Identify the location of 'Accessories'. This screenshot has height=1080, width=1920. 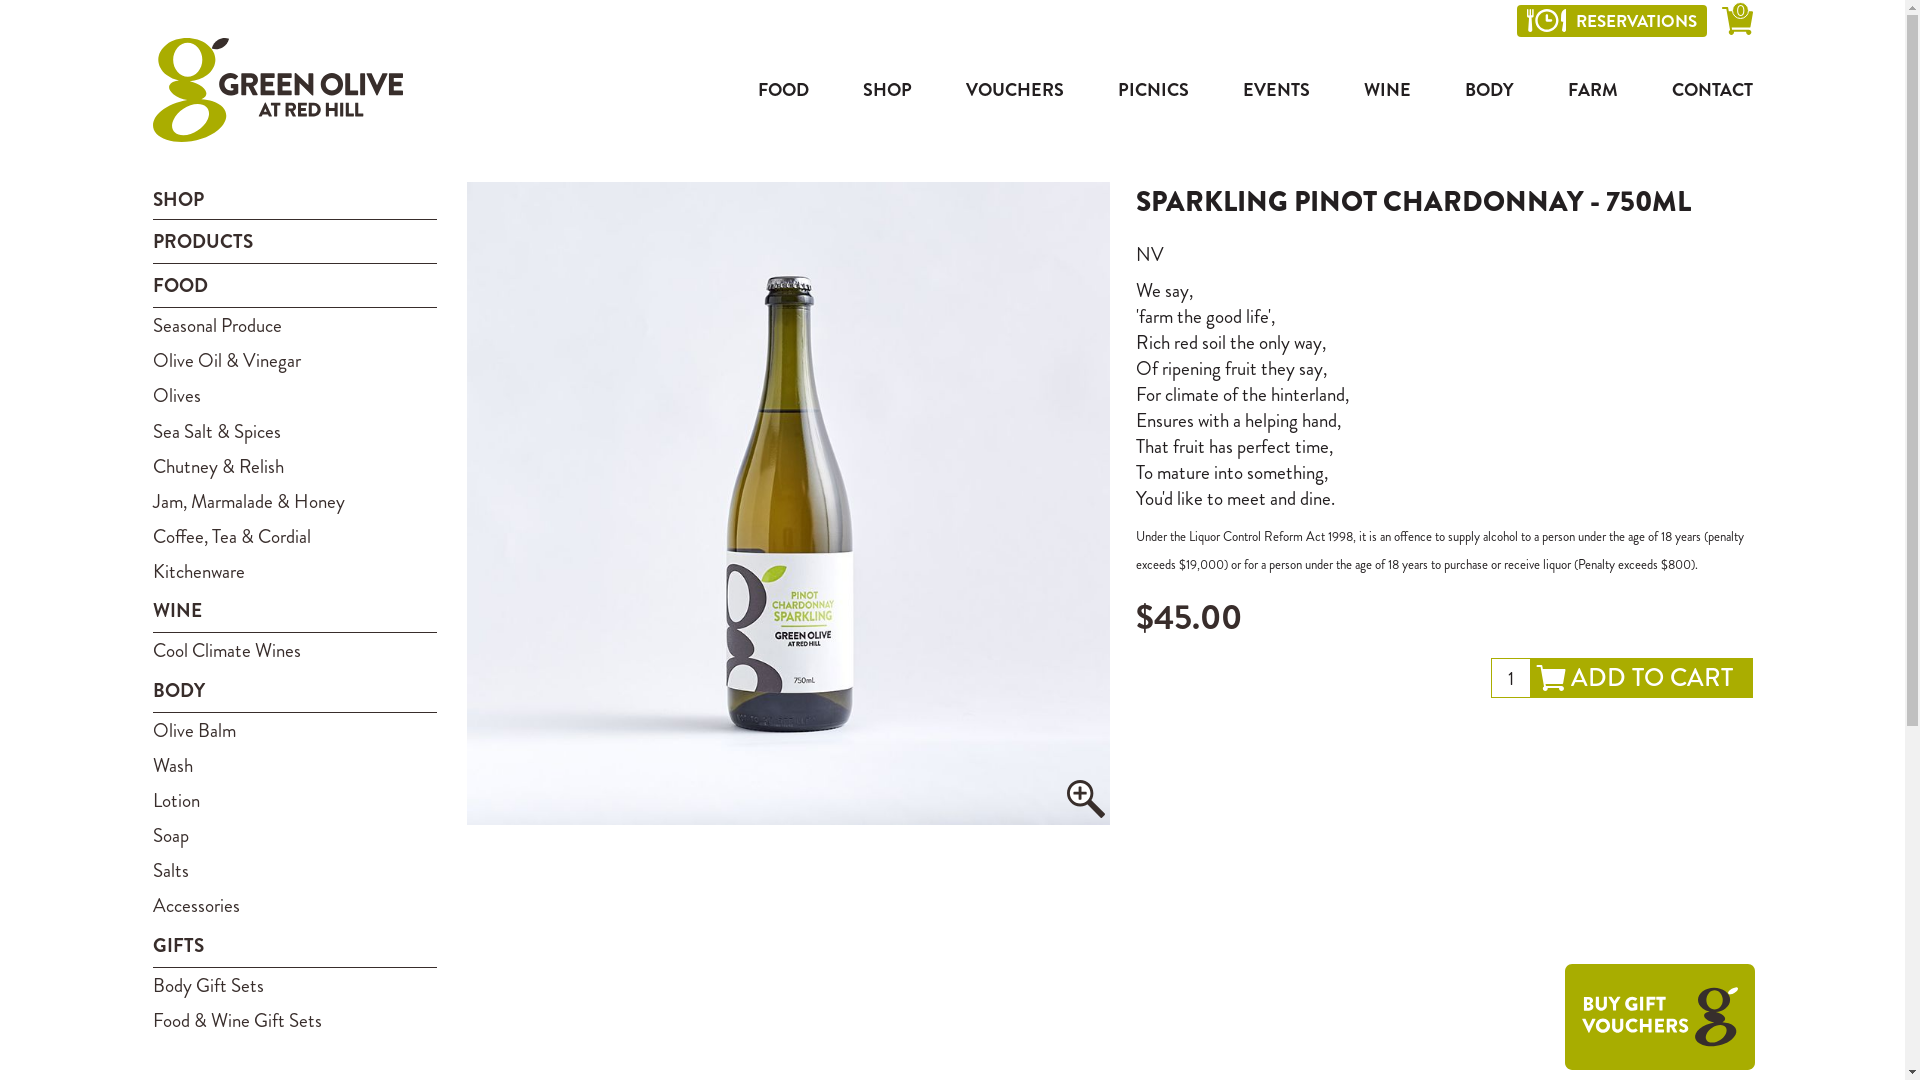
(293, 905).